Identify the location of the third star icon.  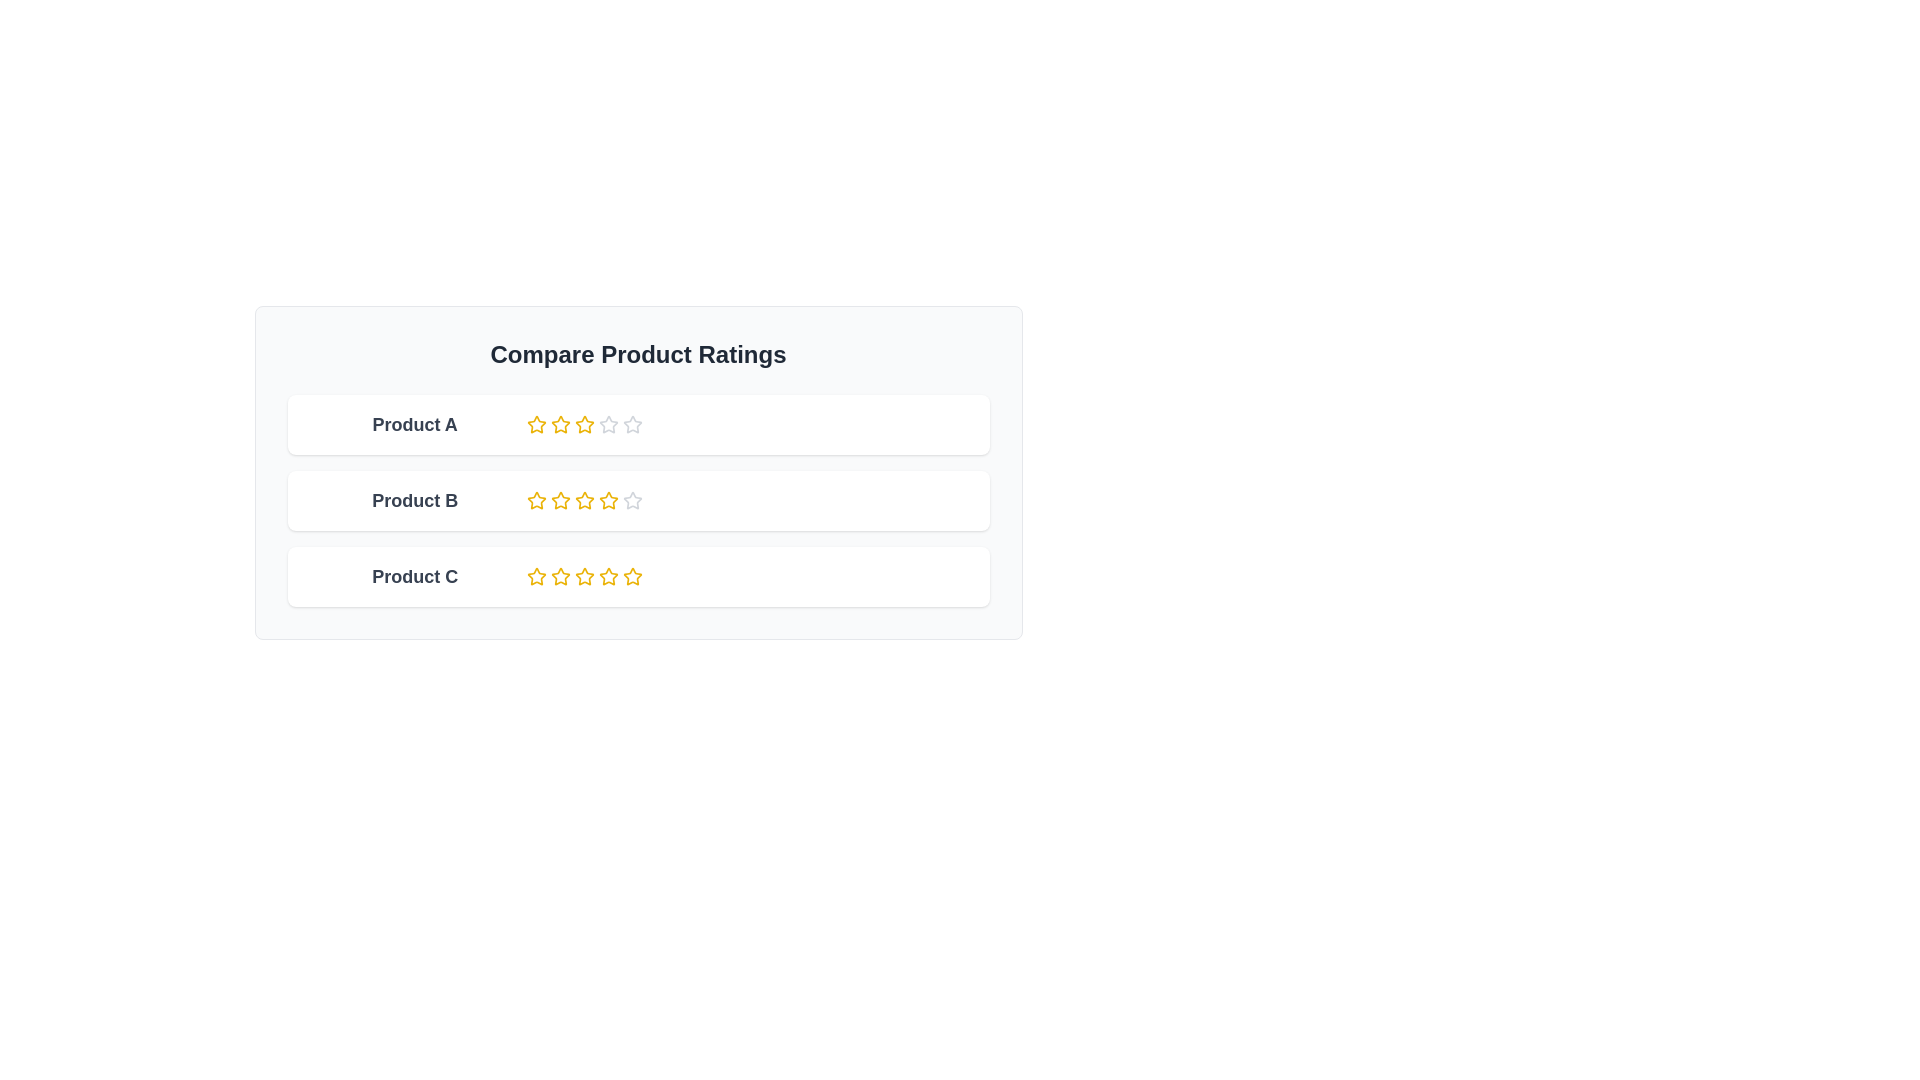
(607, 423).